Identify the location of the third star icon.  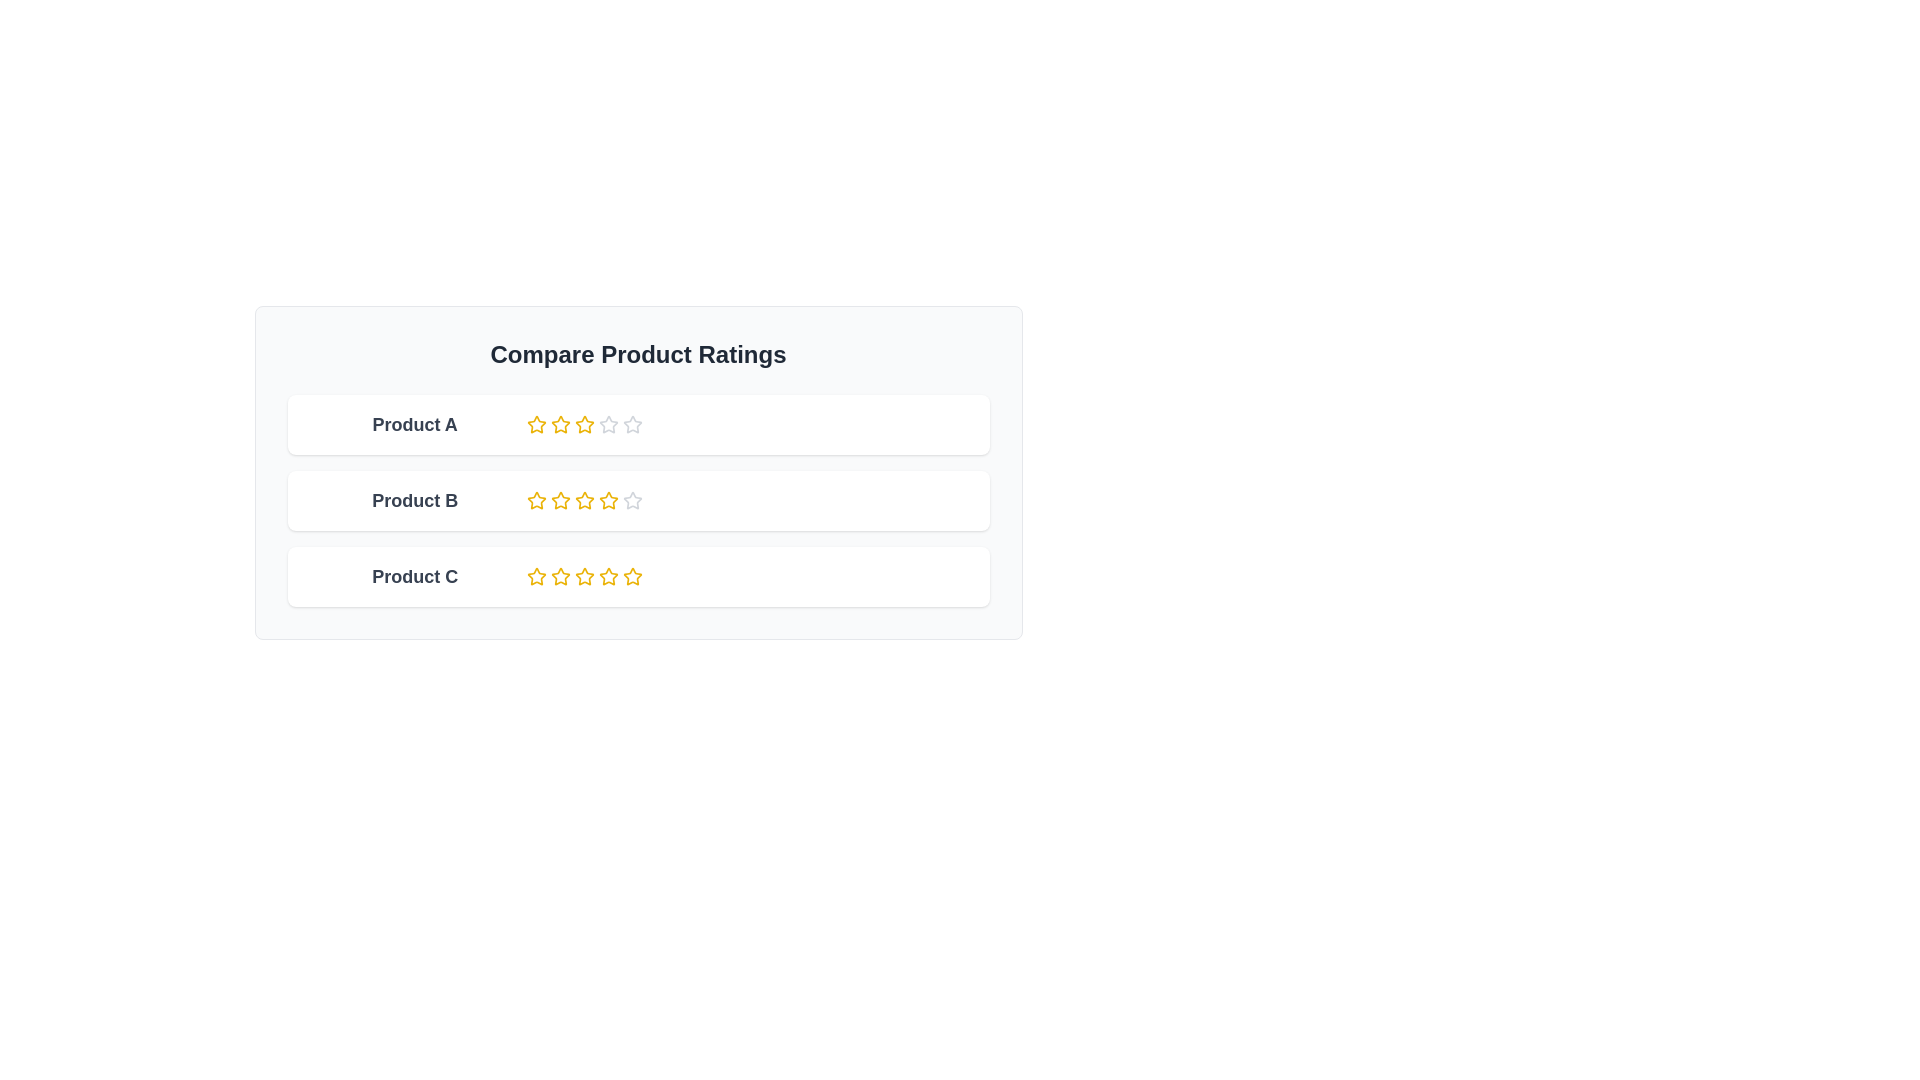
(607, 423).